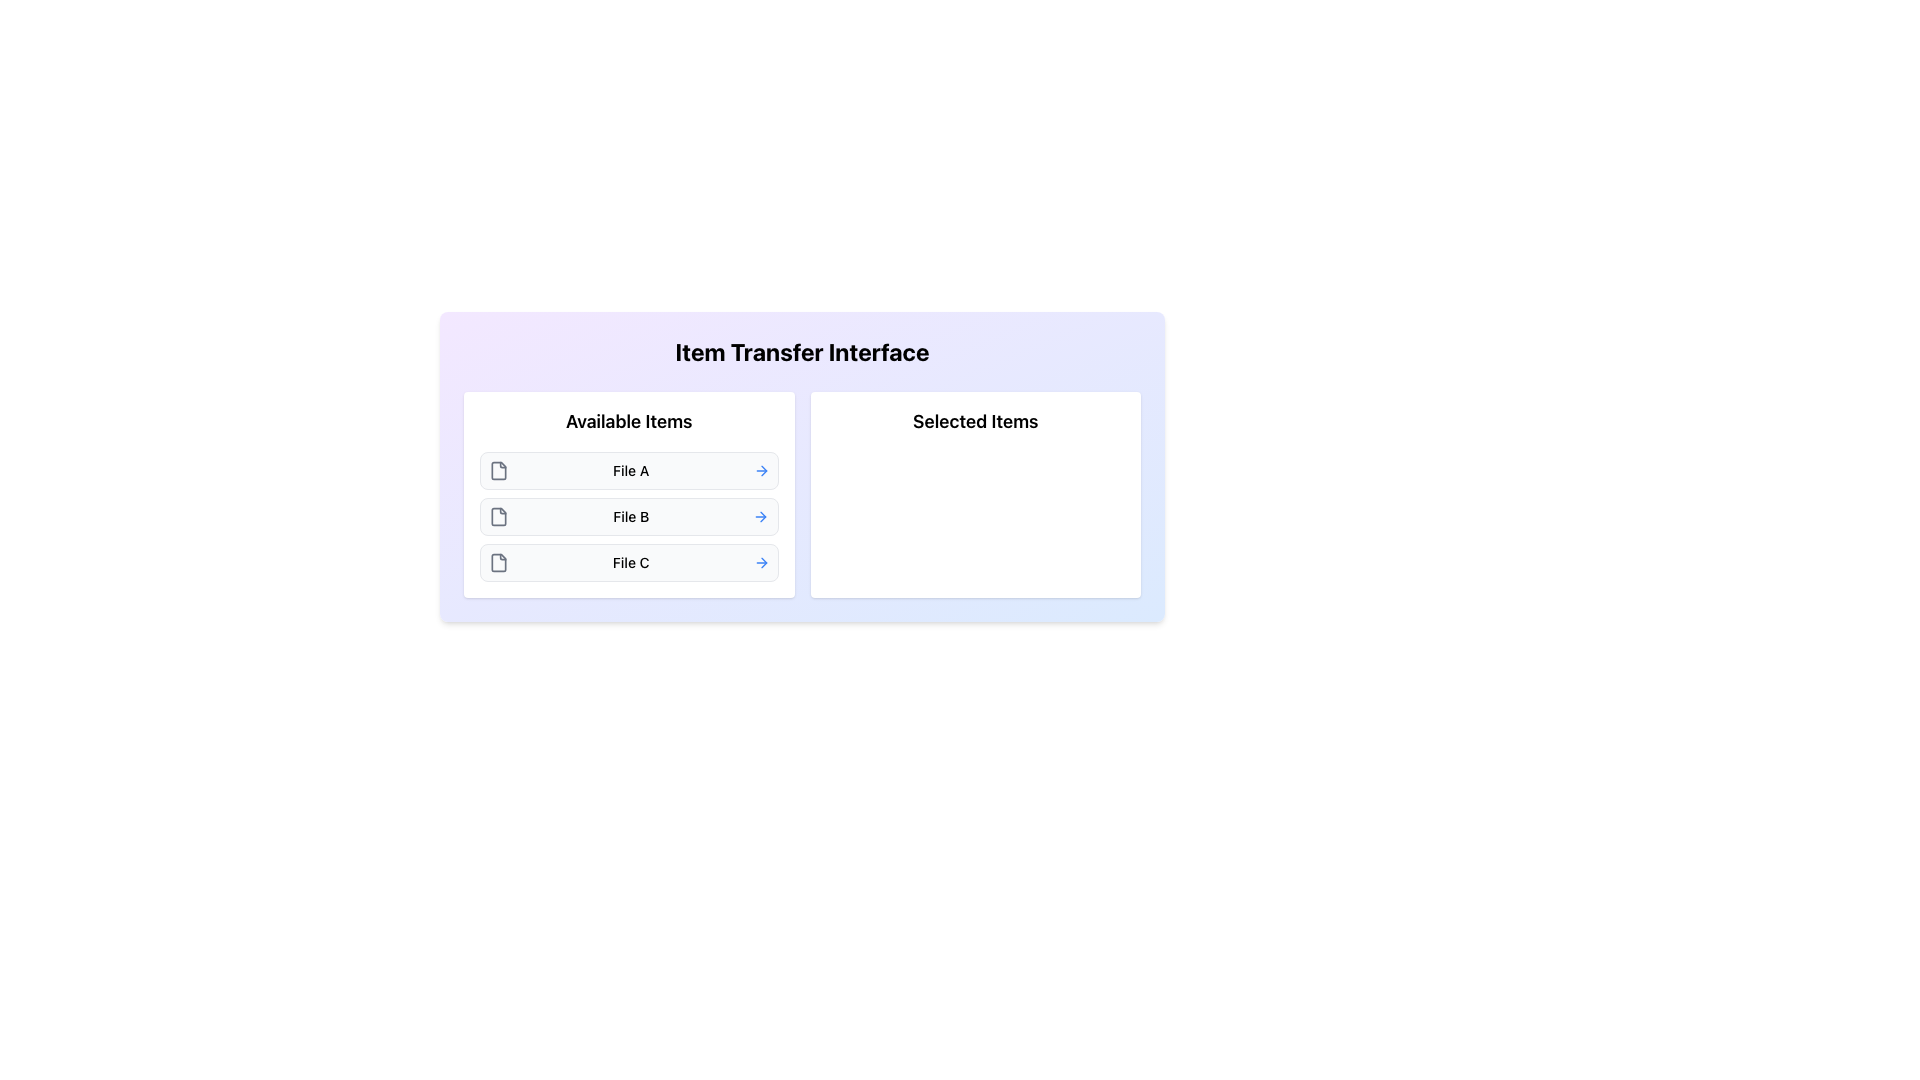 The height and width of the screenshot is (1080, 1920). I want to click on the icon resembling a document or file, which is the third item in the vertical stack under the 'Available Items' section, located to the left of the label 'File C', so click(499, 563).